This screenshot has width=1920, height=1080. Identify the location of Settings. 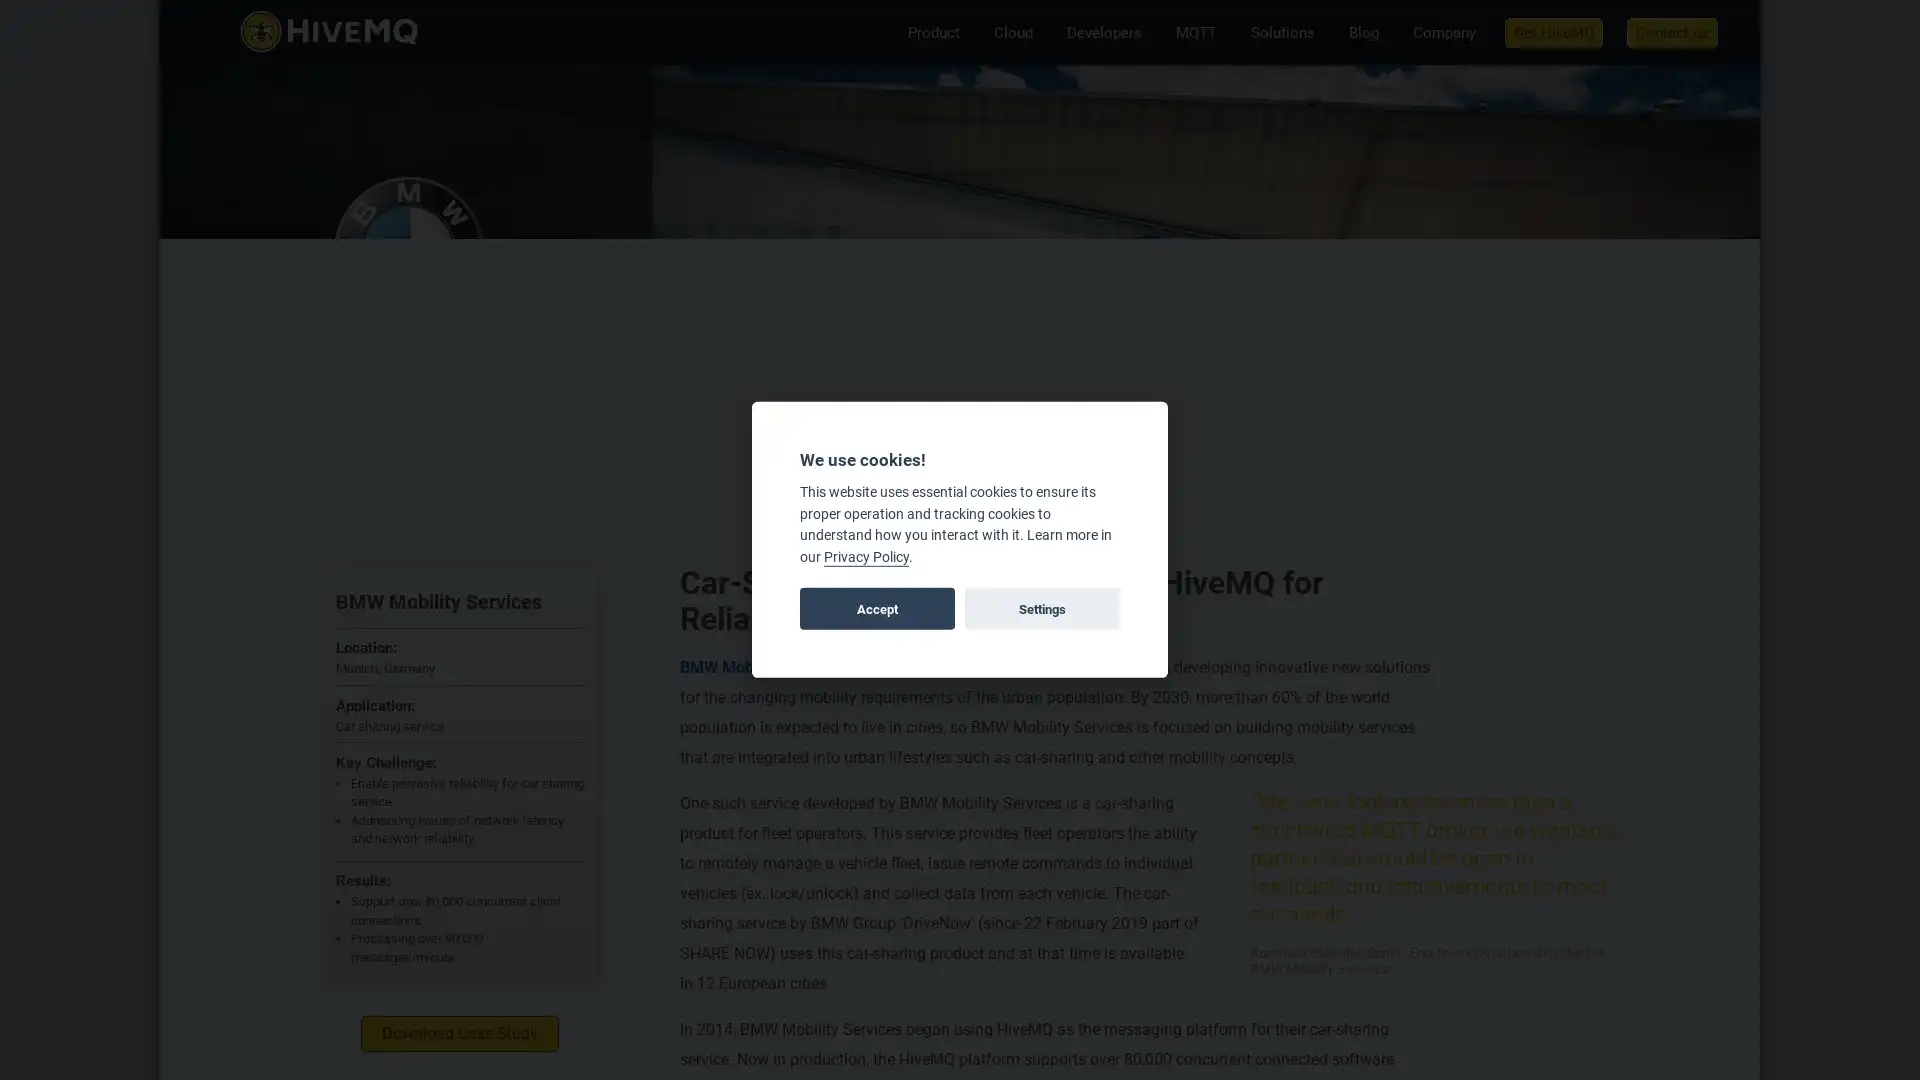
(1040, 608).